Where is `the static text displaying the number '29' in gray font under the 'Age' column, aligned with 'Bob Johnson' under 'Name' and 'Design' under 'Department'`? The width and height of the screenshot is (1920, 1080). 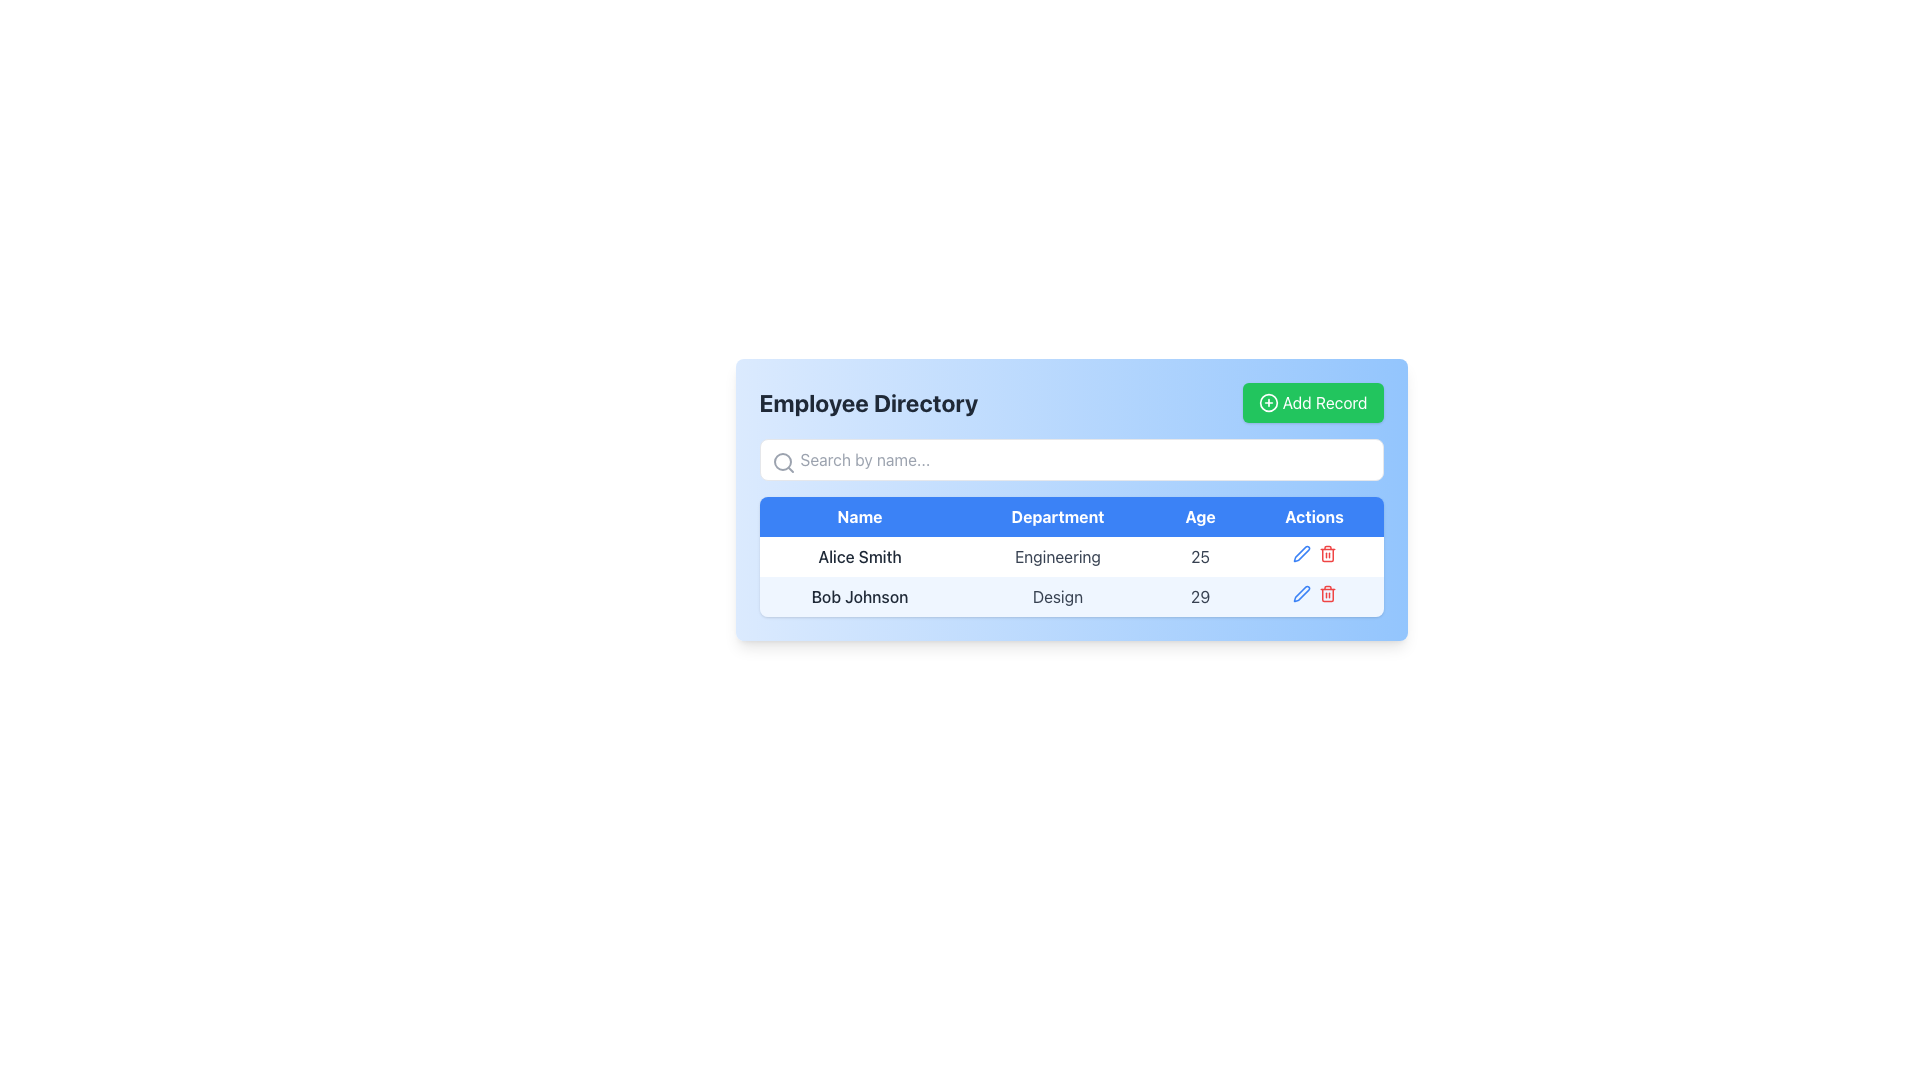 the static text displaying the number '29' in gray font under the 'Age' column, aligned with 'Bob Johnson' under 'Name' and 'Design' under 'Department' is located at coordinates (1200, 596).